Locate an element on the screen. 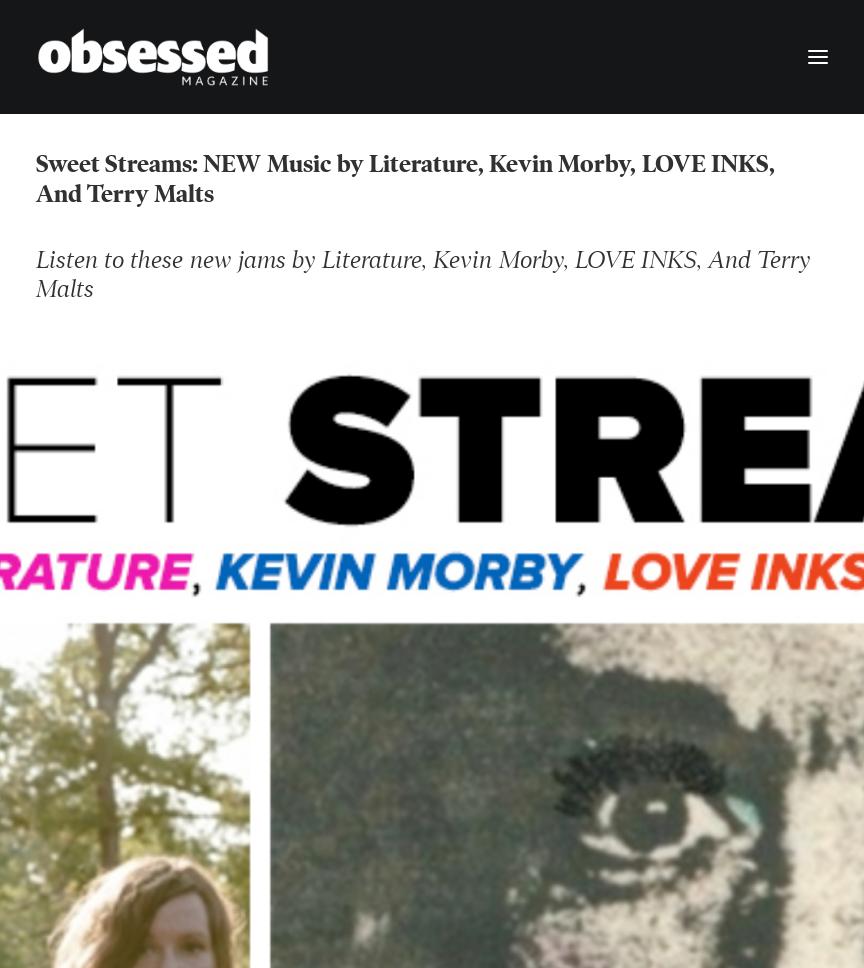  'NEW' is located at coordinates (240, 164).